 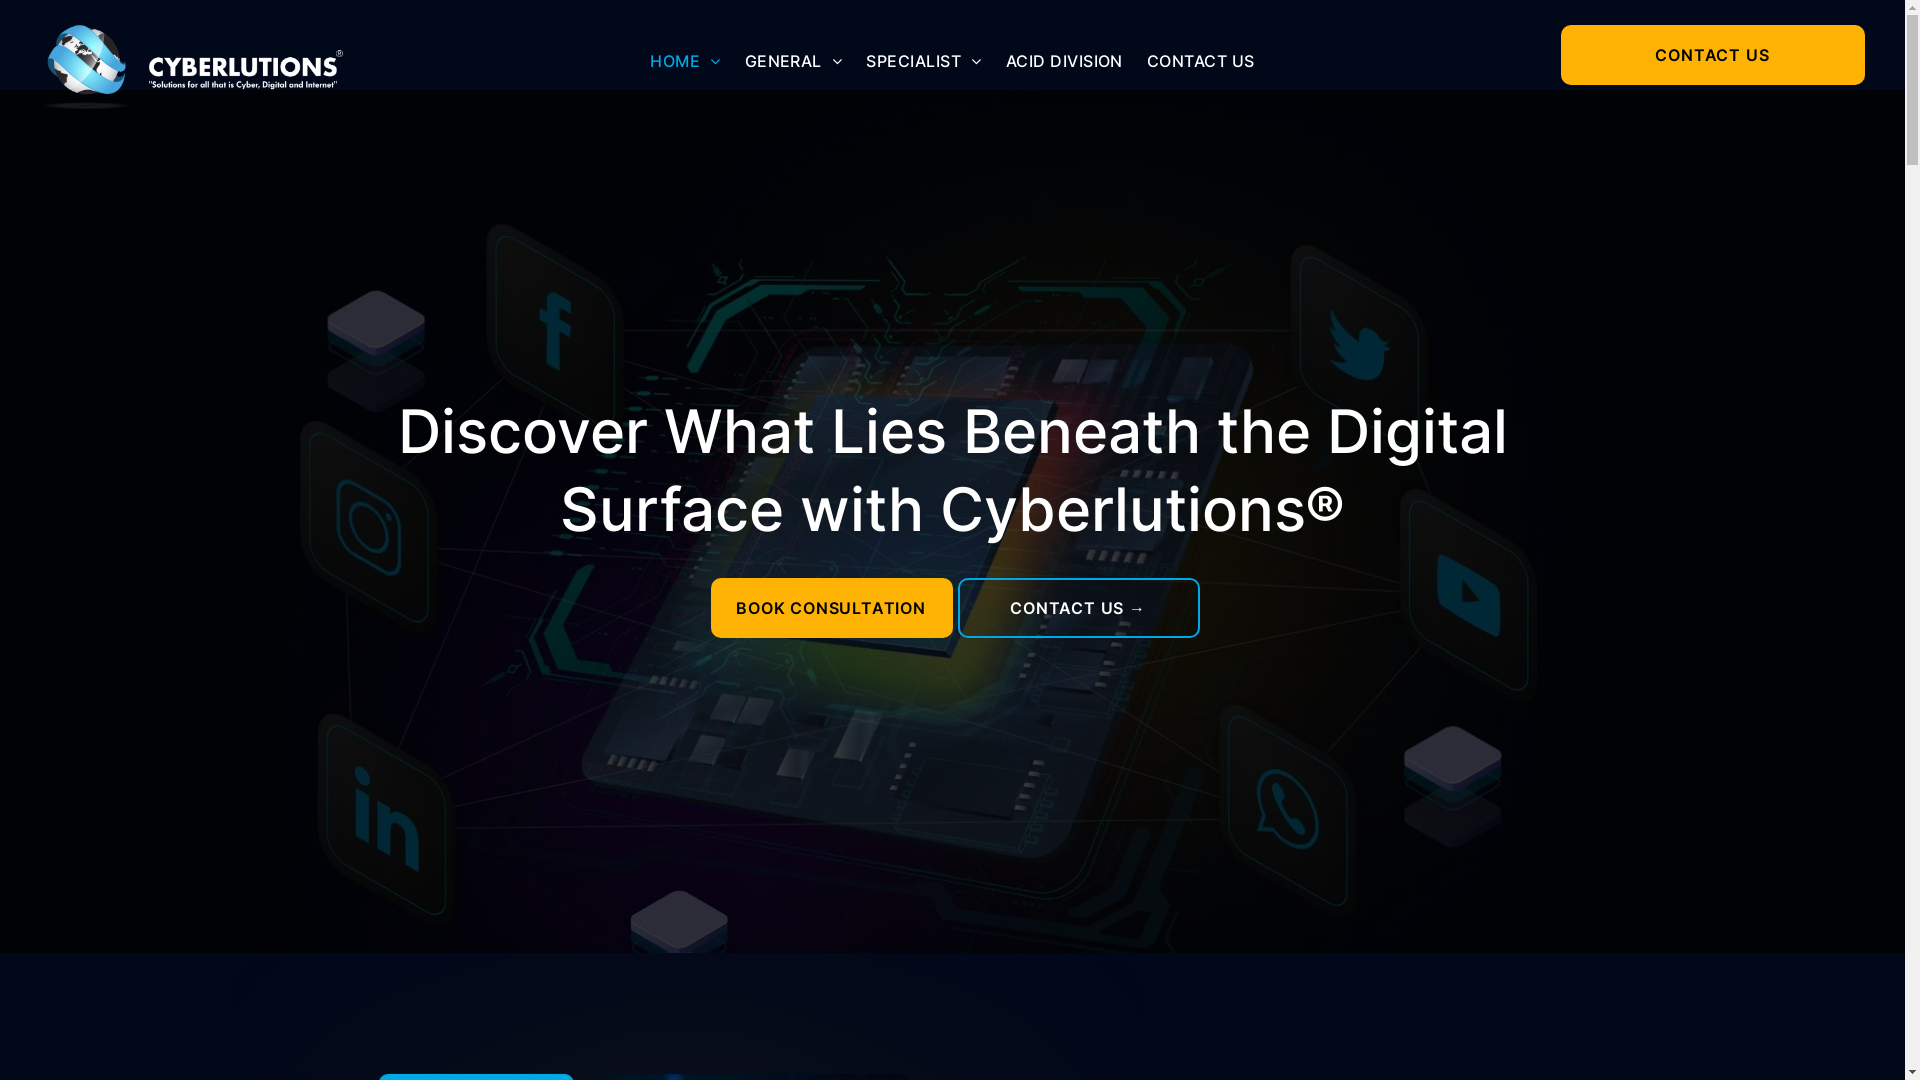 What do you see at coordinates (792, 60) in the screenshot?
I see `'GENERAL'` at bounding box center [792, 60].